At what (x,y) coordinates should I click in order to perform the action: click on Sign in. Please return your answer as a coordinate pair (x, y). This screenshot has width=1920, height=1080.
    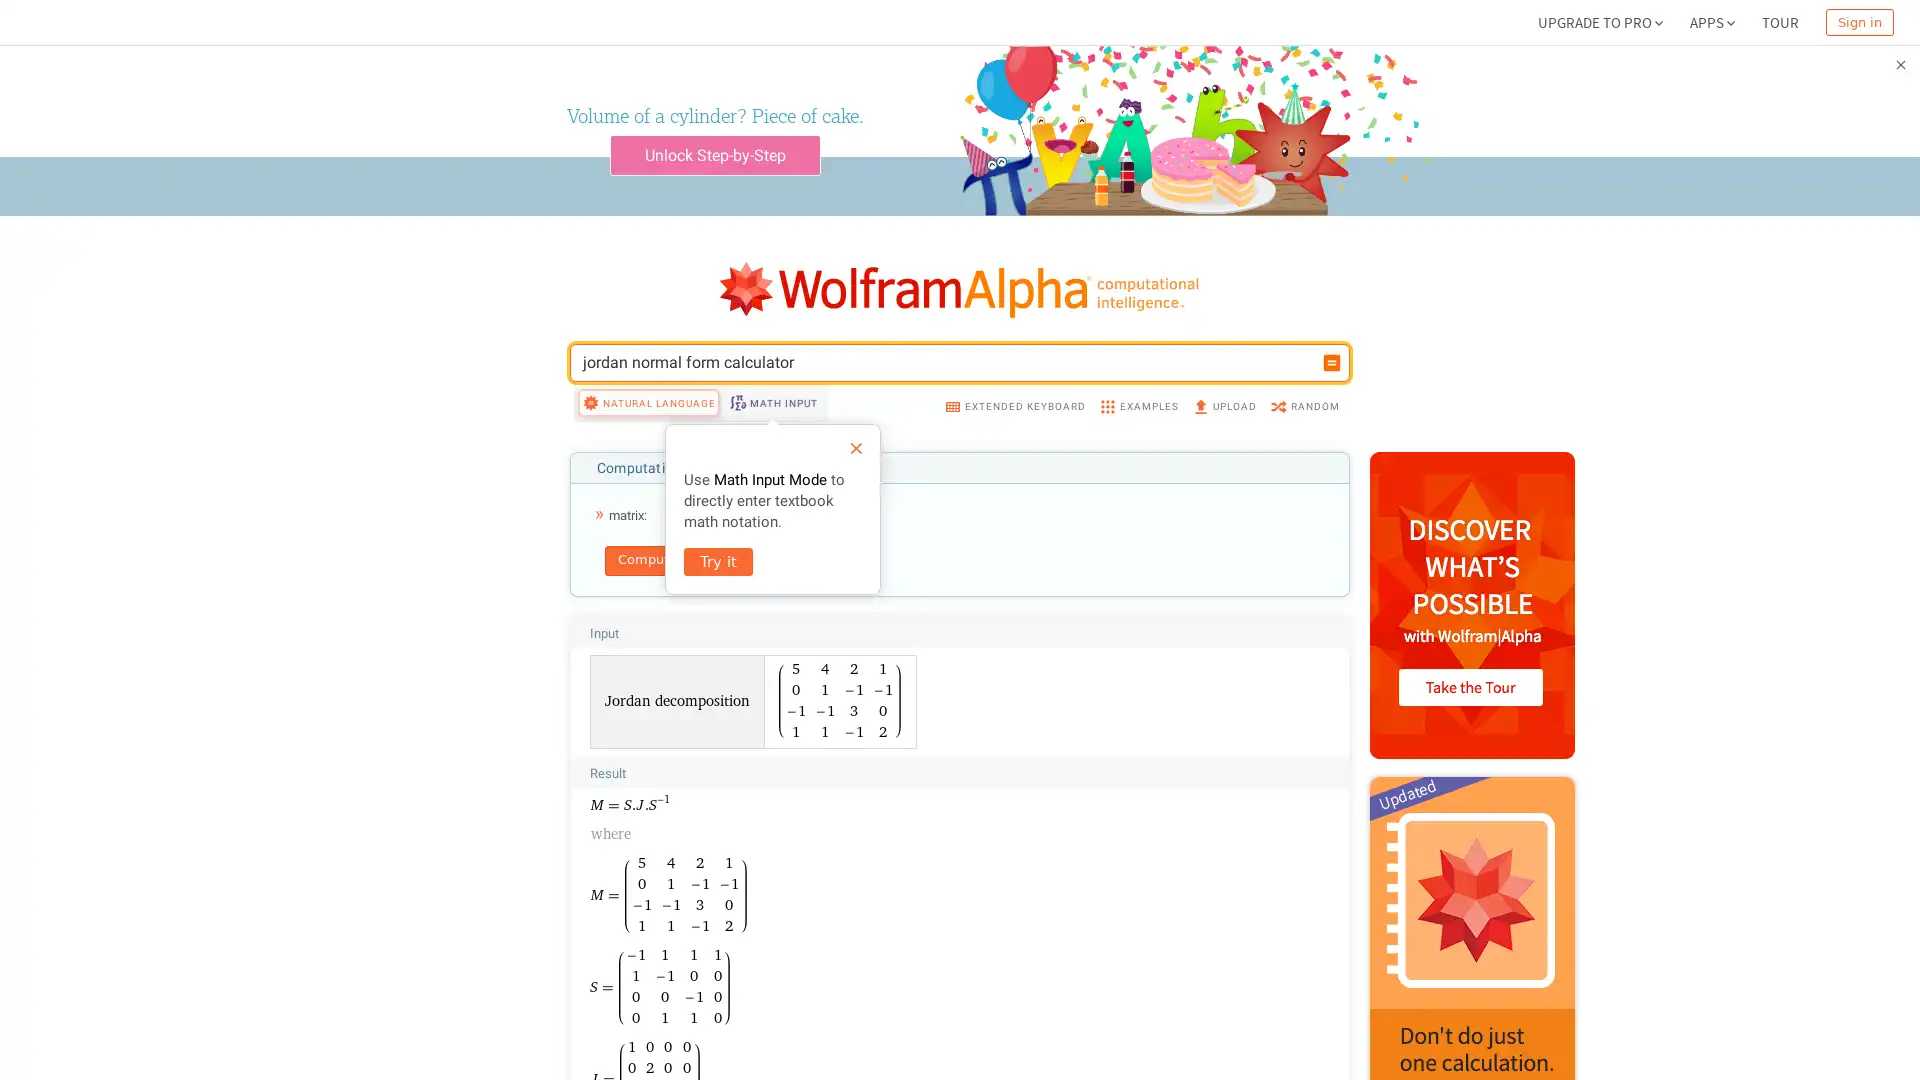
    Looking at the image, I should click on (1859, 22).